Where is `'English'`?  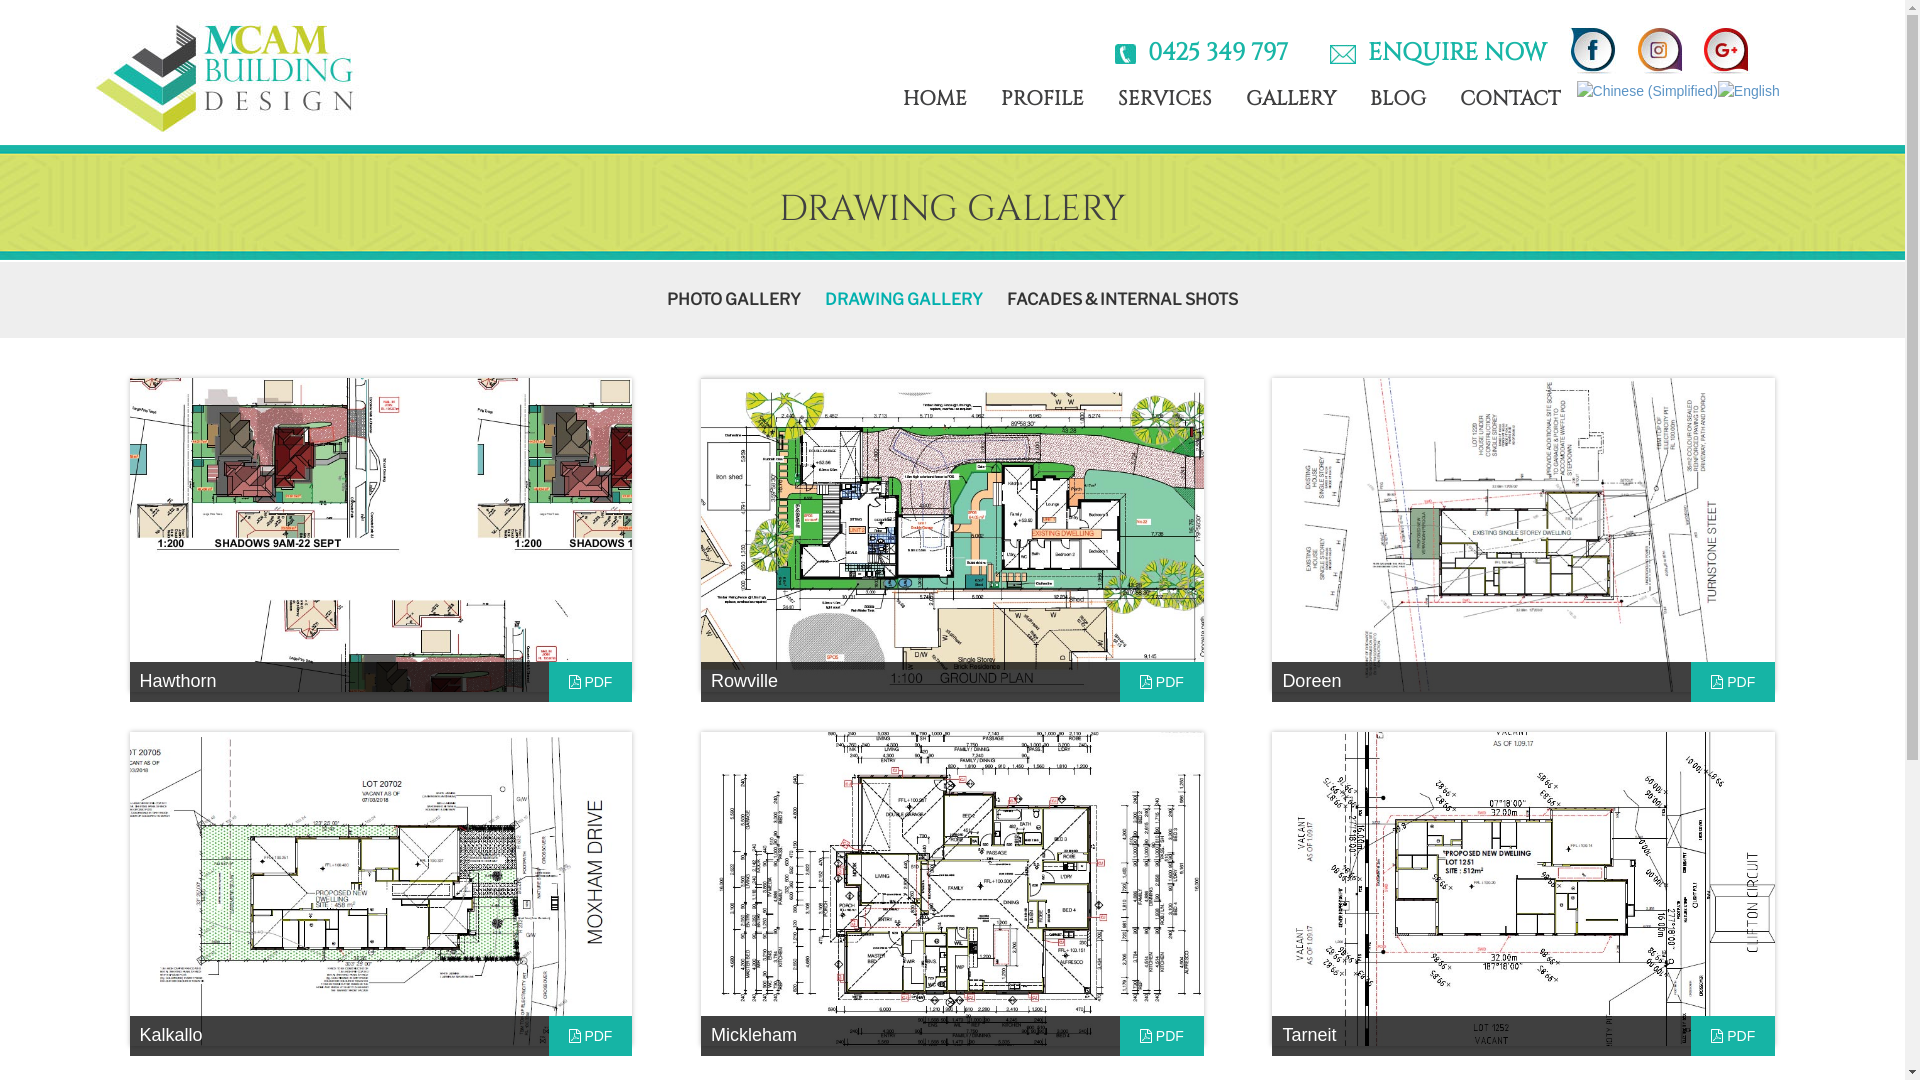
'English' is located at coordinates (1717, 88).